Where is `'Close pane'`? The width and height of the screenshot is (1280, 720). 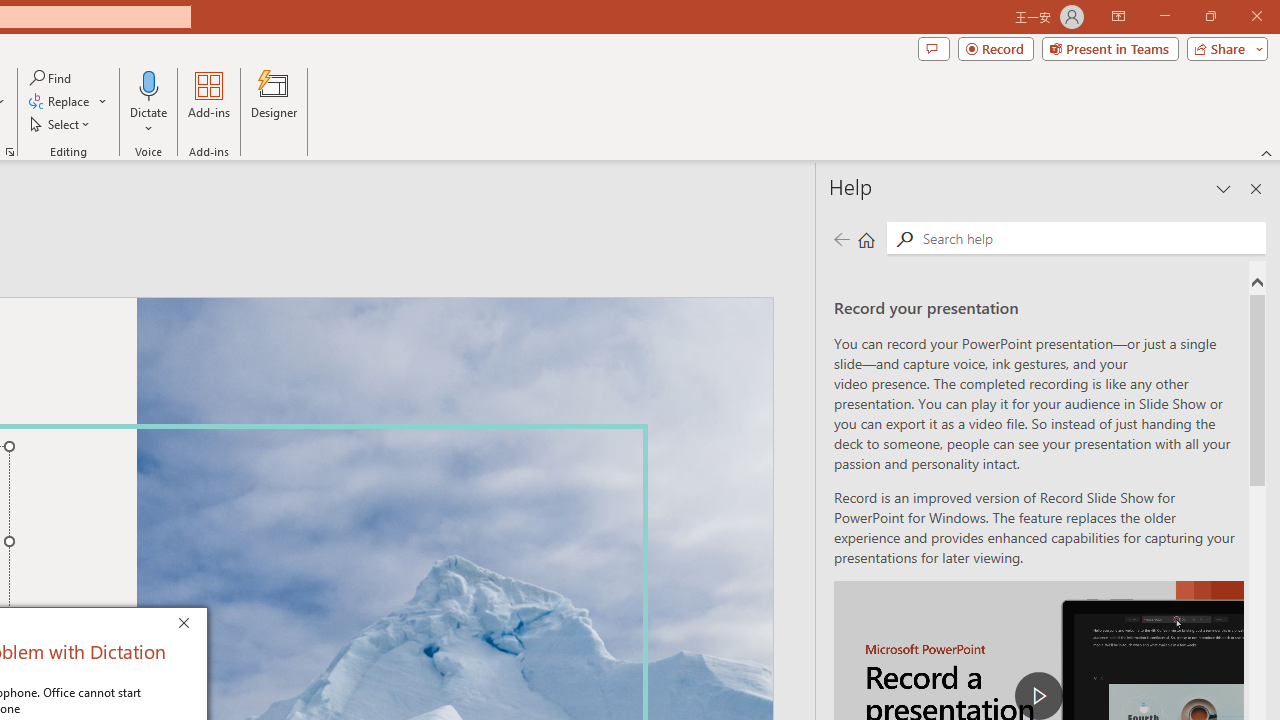 'Close pane' is located at coordinates (1255, 189).